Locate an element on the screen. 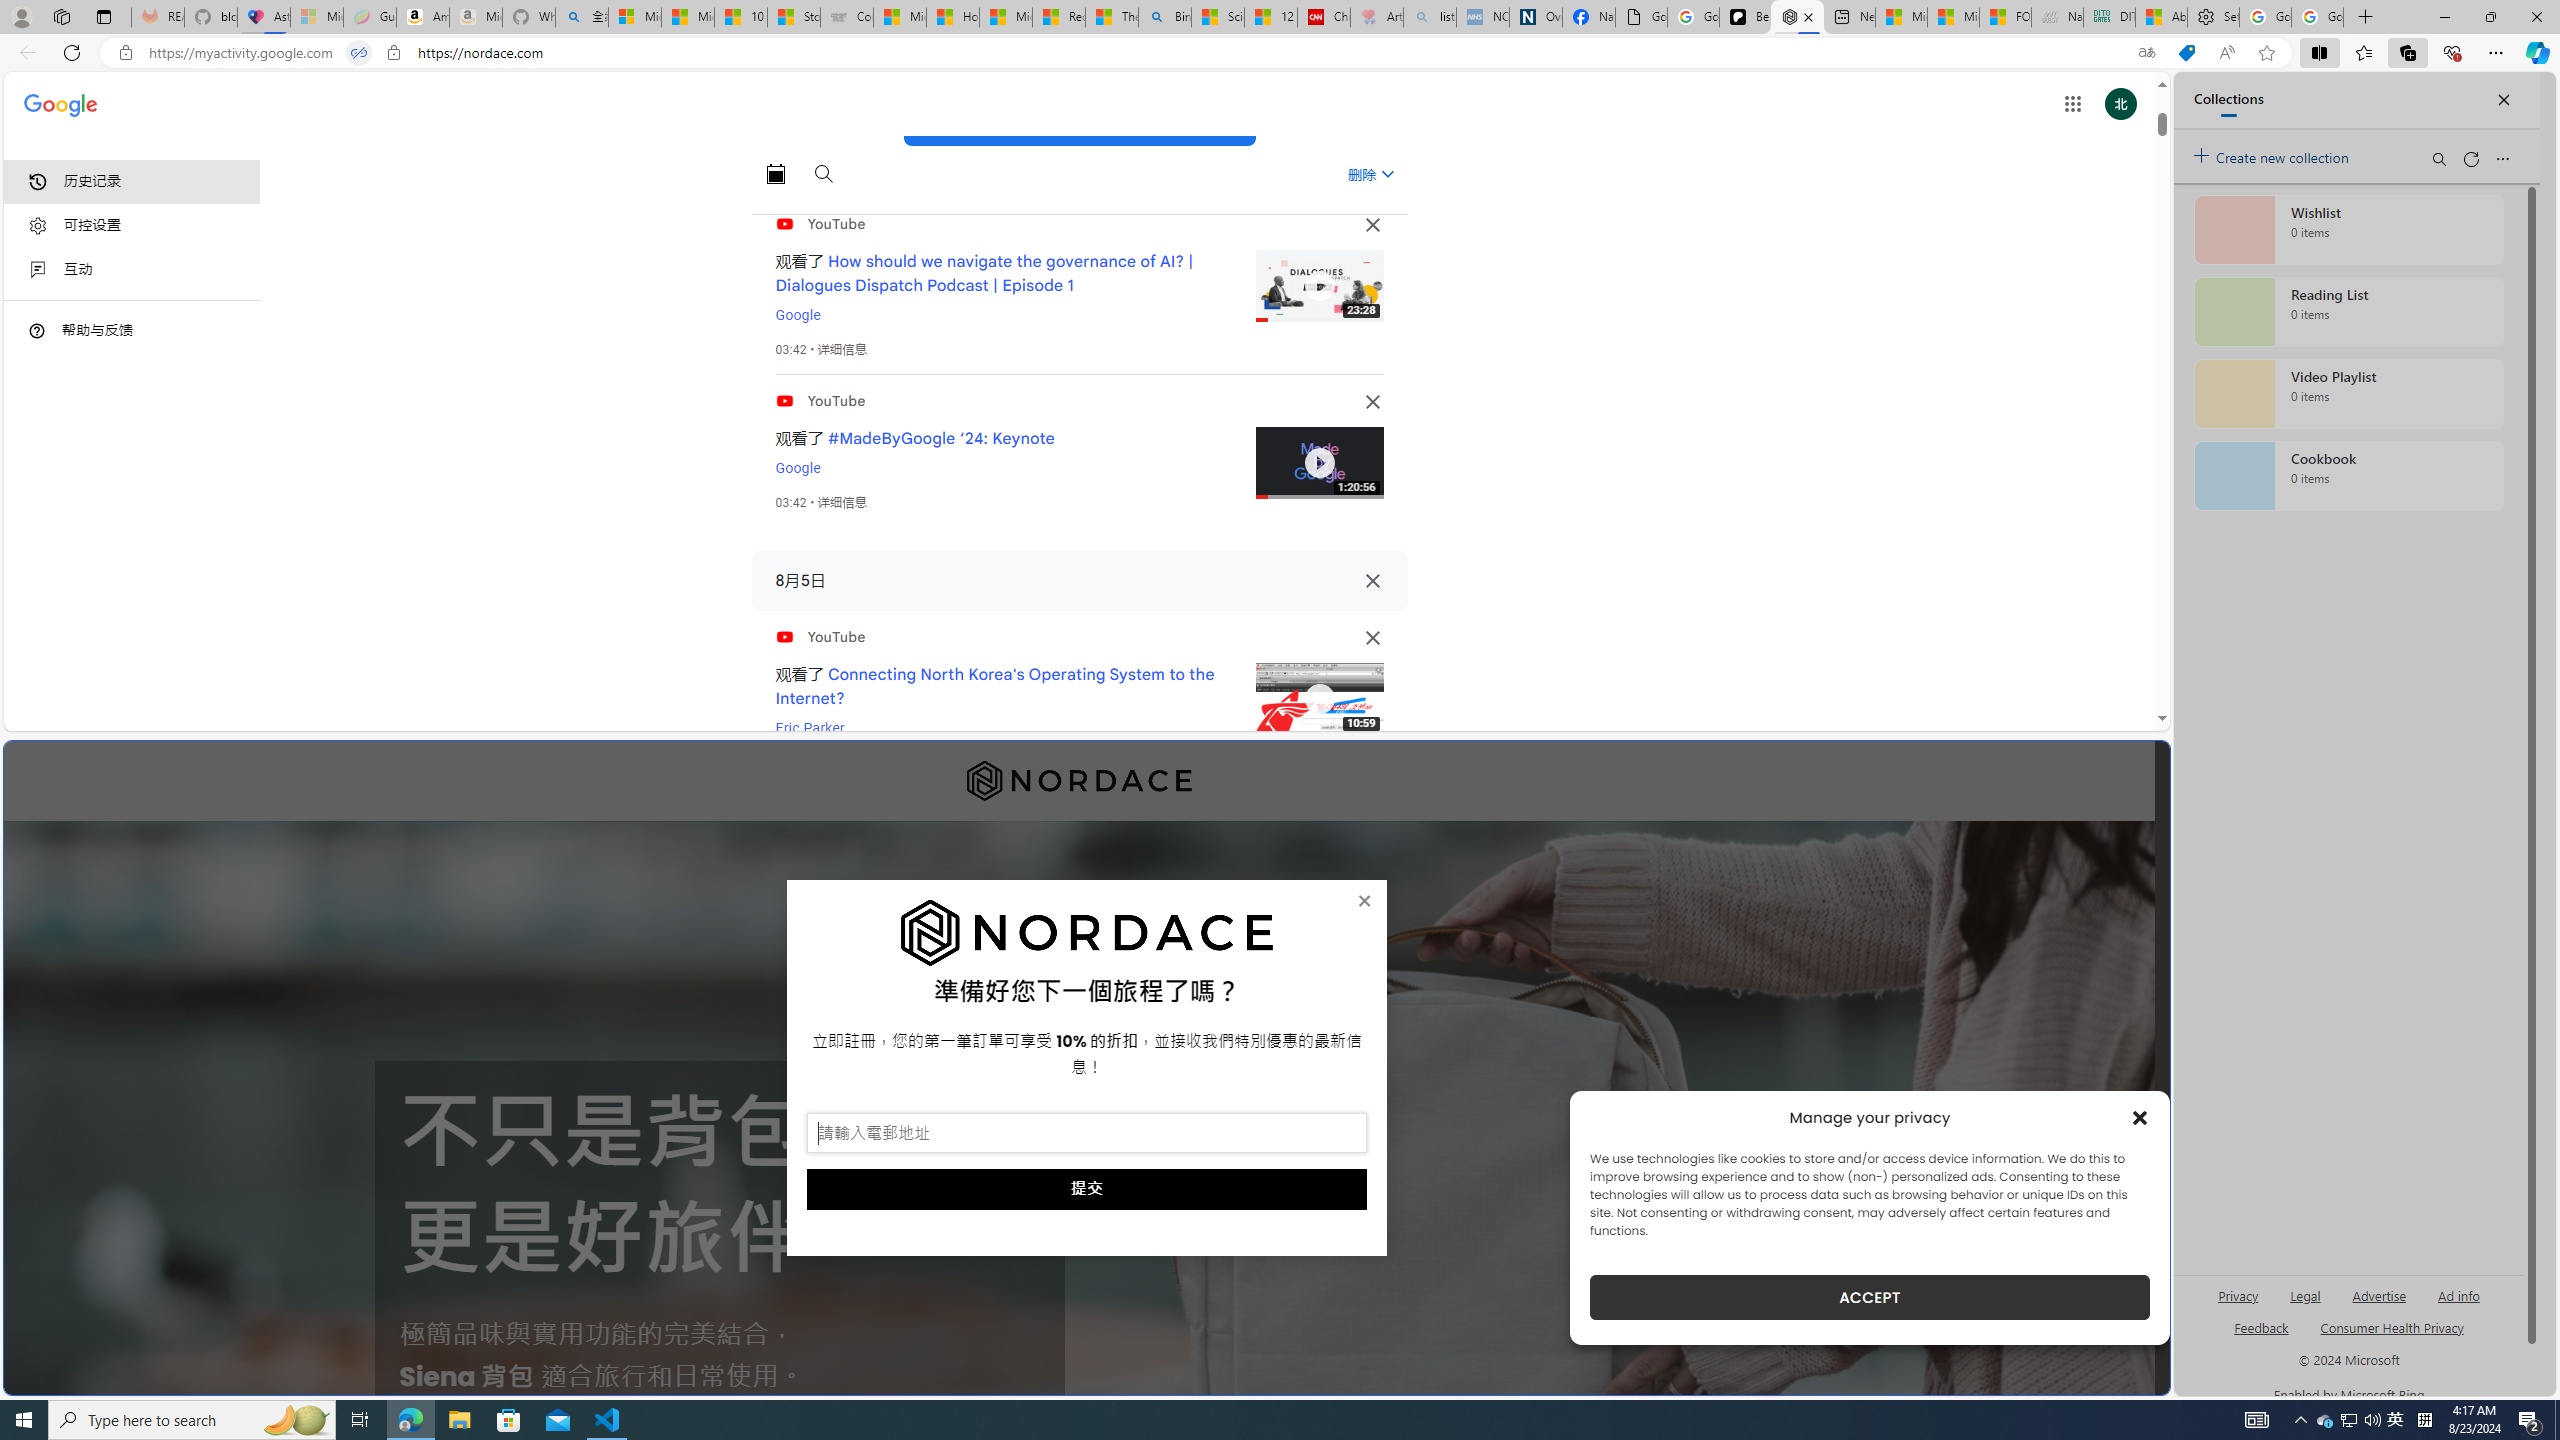  'Class: cmplz-close' is located at coordinates (2140, 1117).